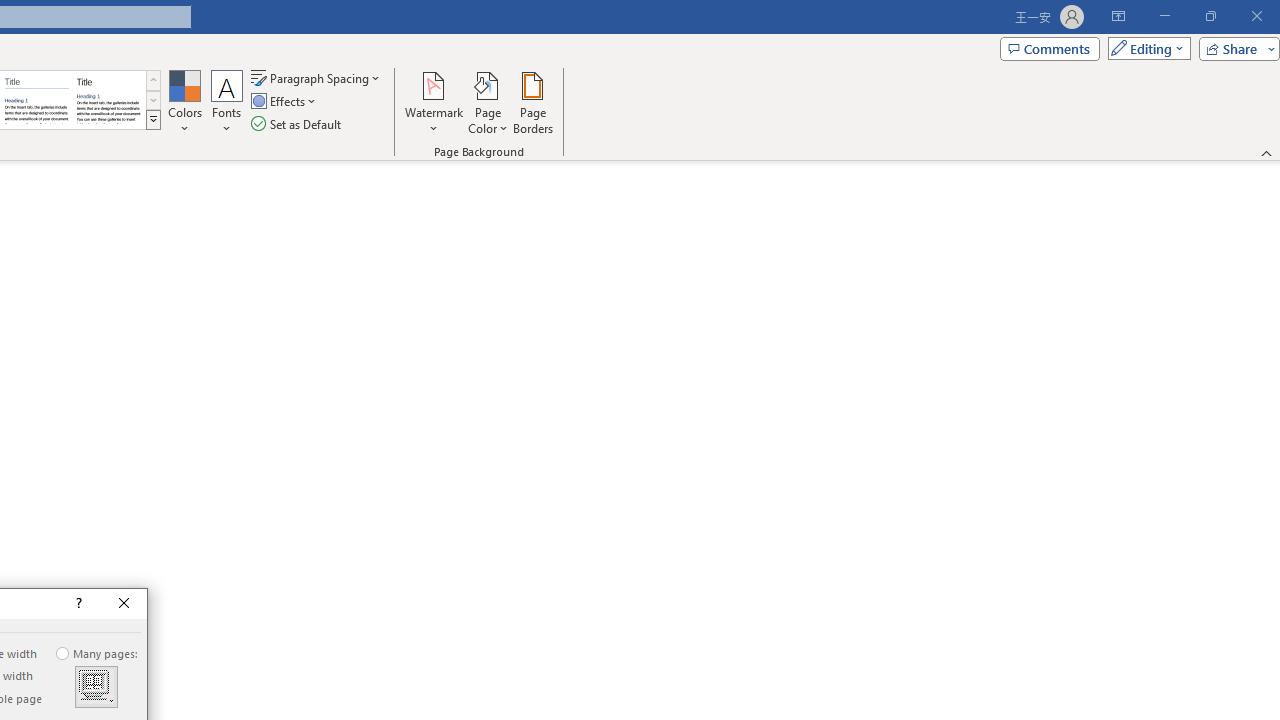 This screenshot has height=720, width=1280. I want to click on 'MSO Generic Control Container', so click(95, 686).